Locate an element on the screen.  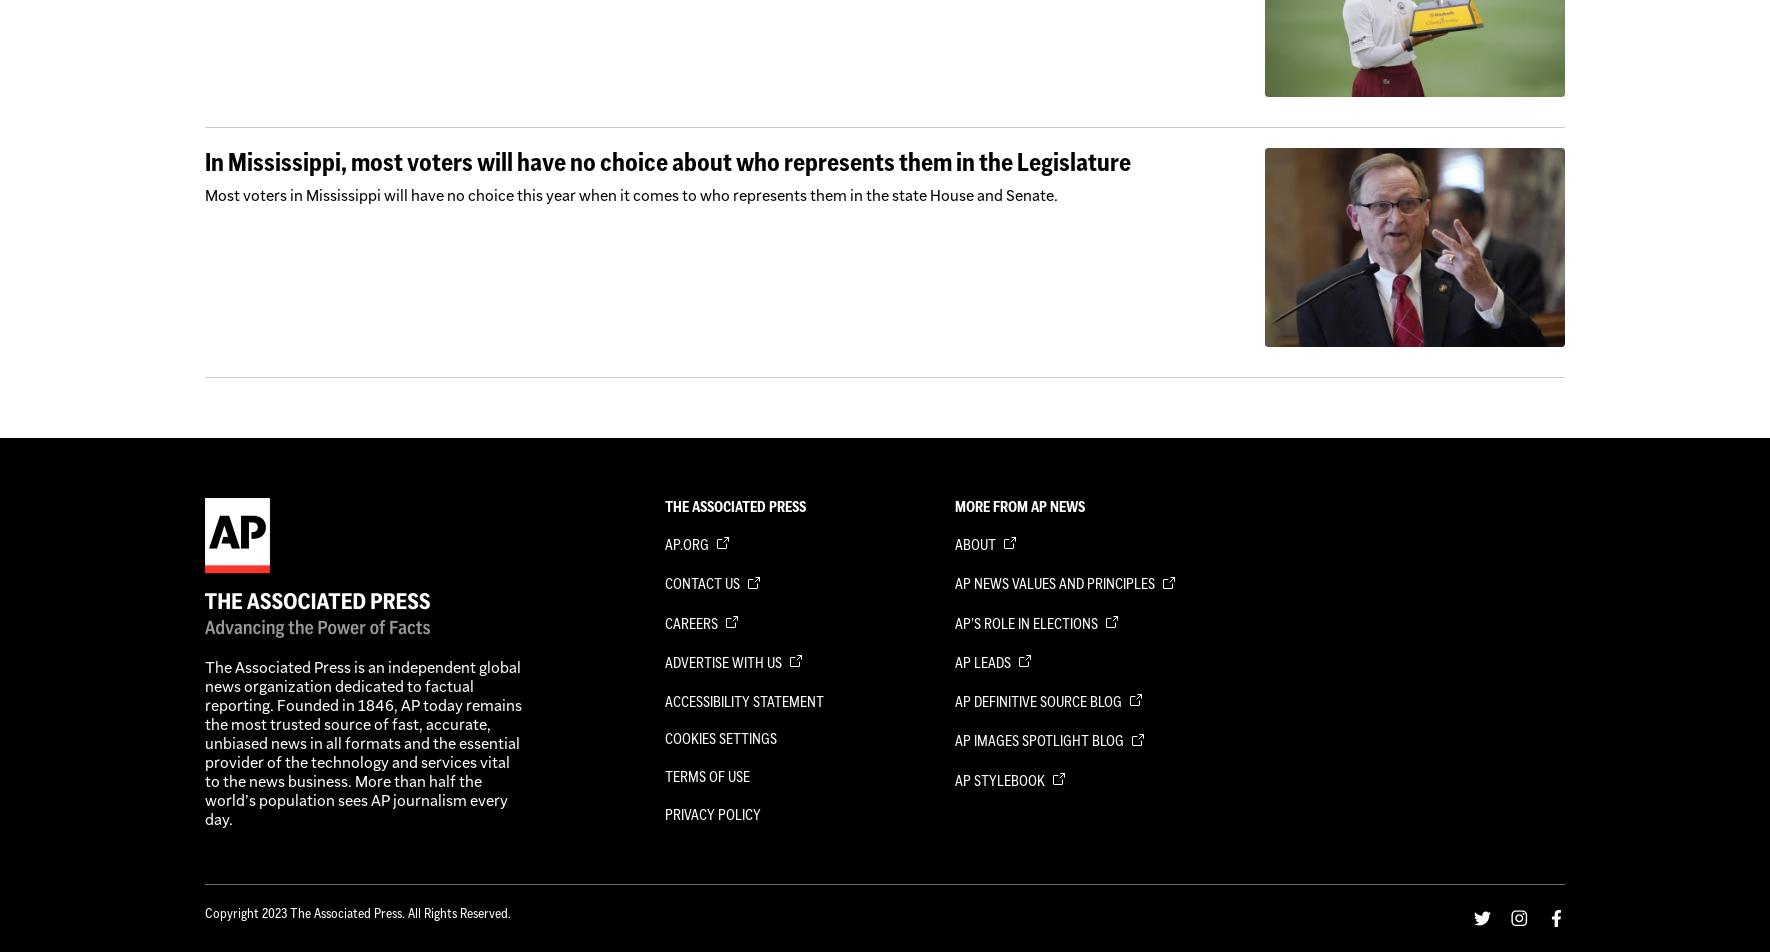
'Cookies Settings' is located at coordinates (719, 739).